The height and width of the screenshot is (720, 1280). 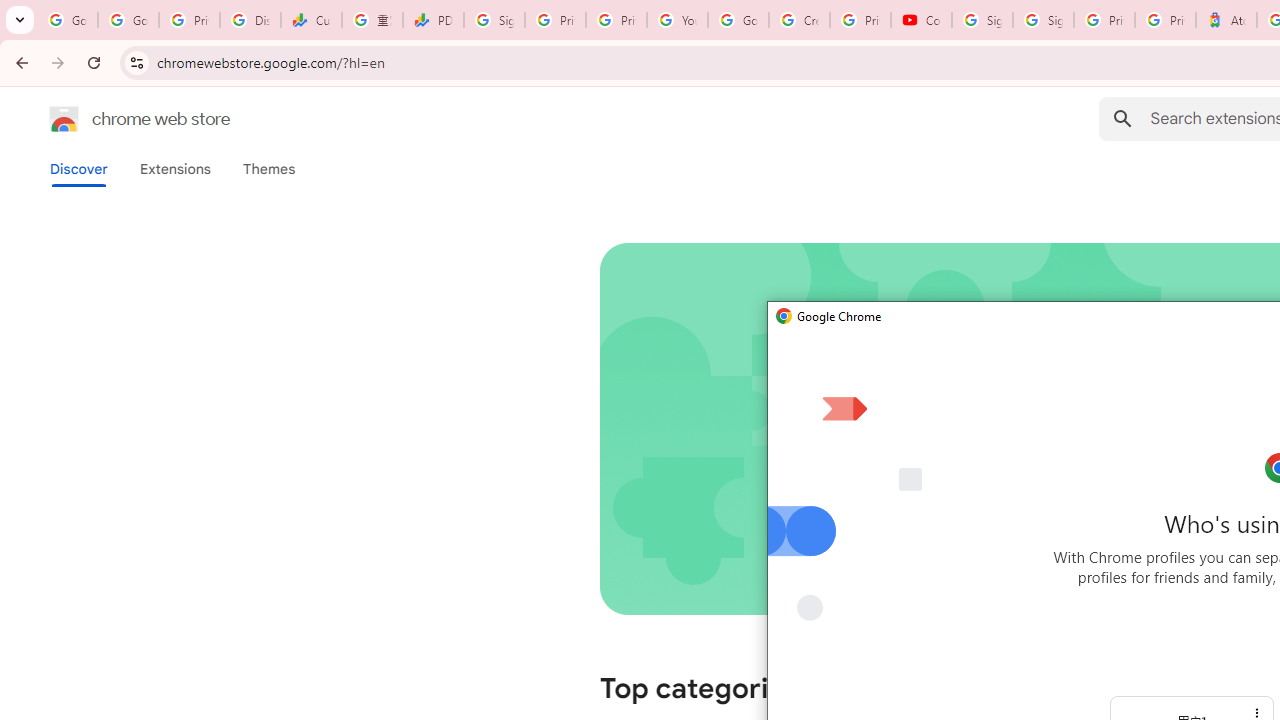 What do you see at coordinates (310, 20) in the screenshot?
I see `'Currencies - Google Finance'` at bounding box center [310, 20].